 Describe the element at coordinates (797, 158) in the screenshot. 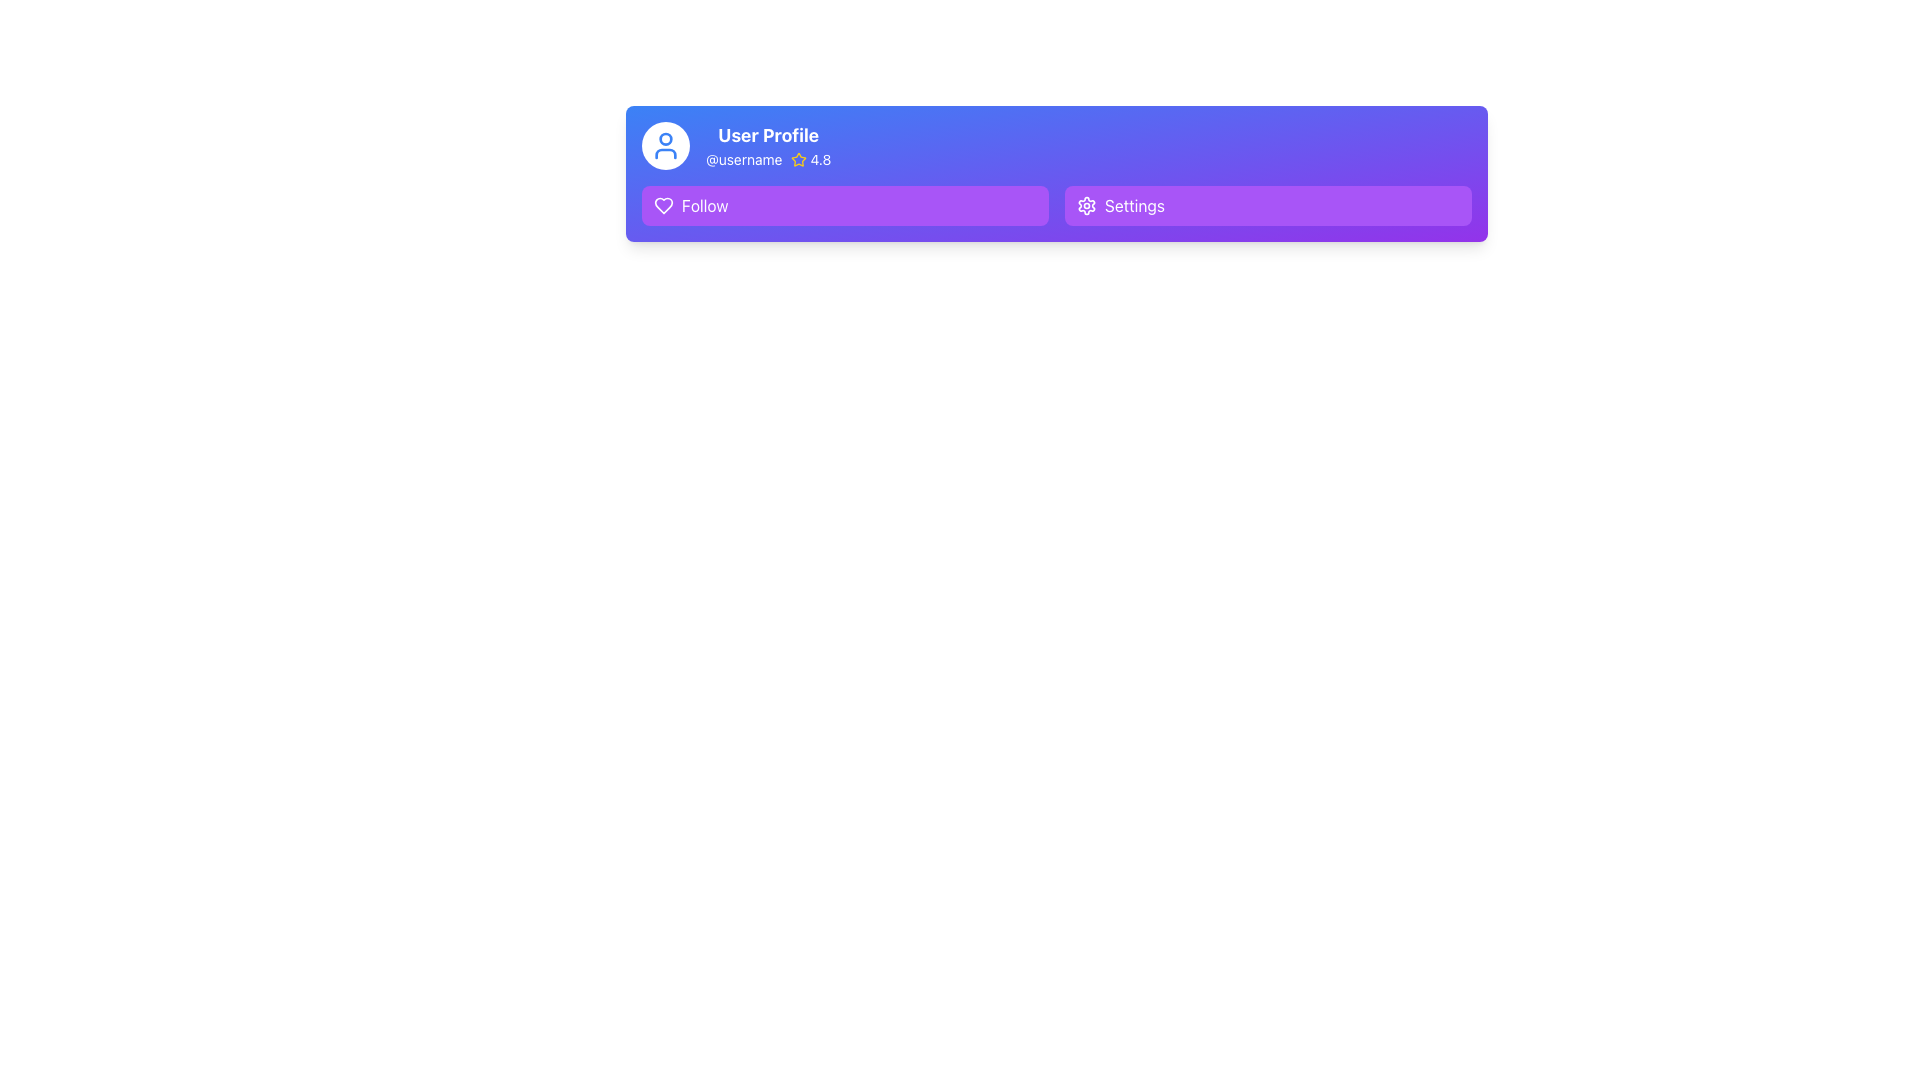

I see `the yellow star icon with a hollow center located beside the username text in the user profile header, adjacent to the text '4.8'` at that location.